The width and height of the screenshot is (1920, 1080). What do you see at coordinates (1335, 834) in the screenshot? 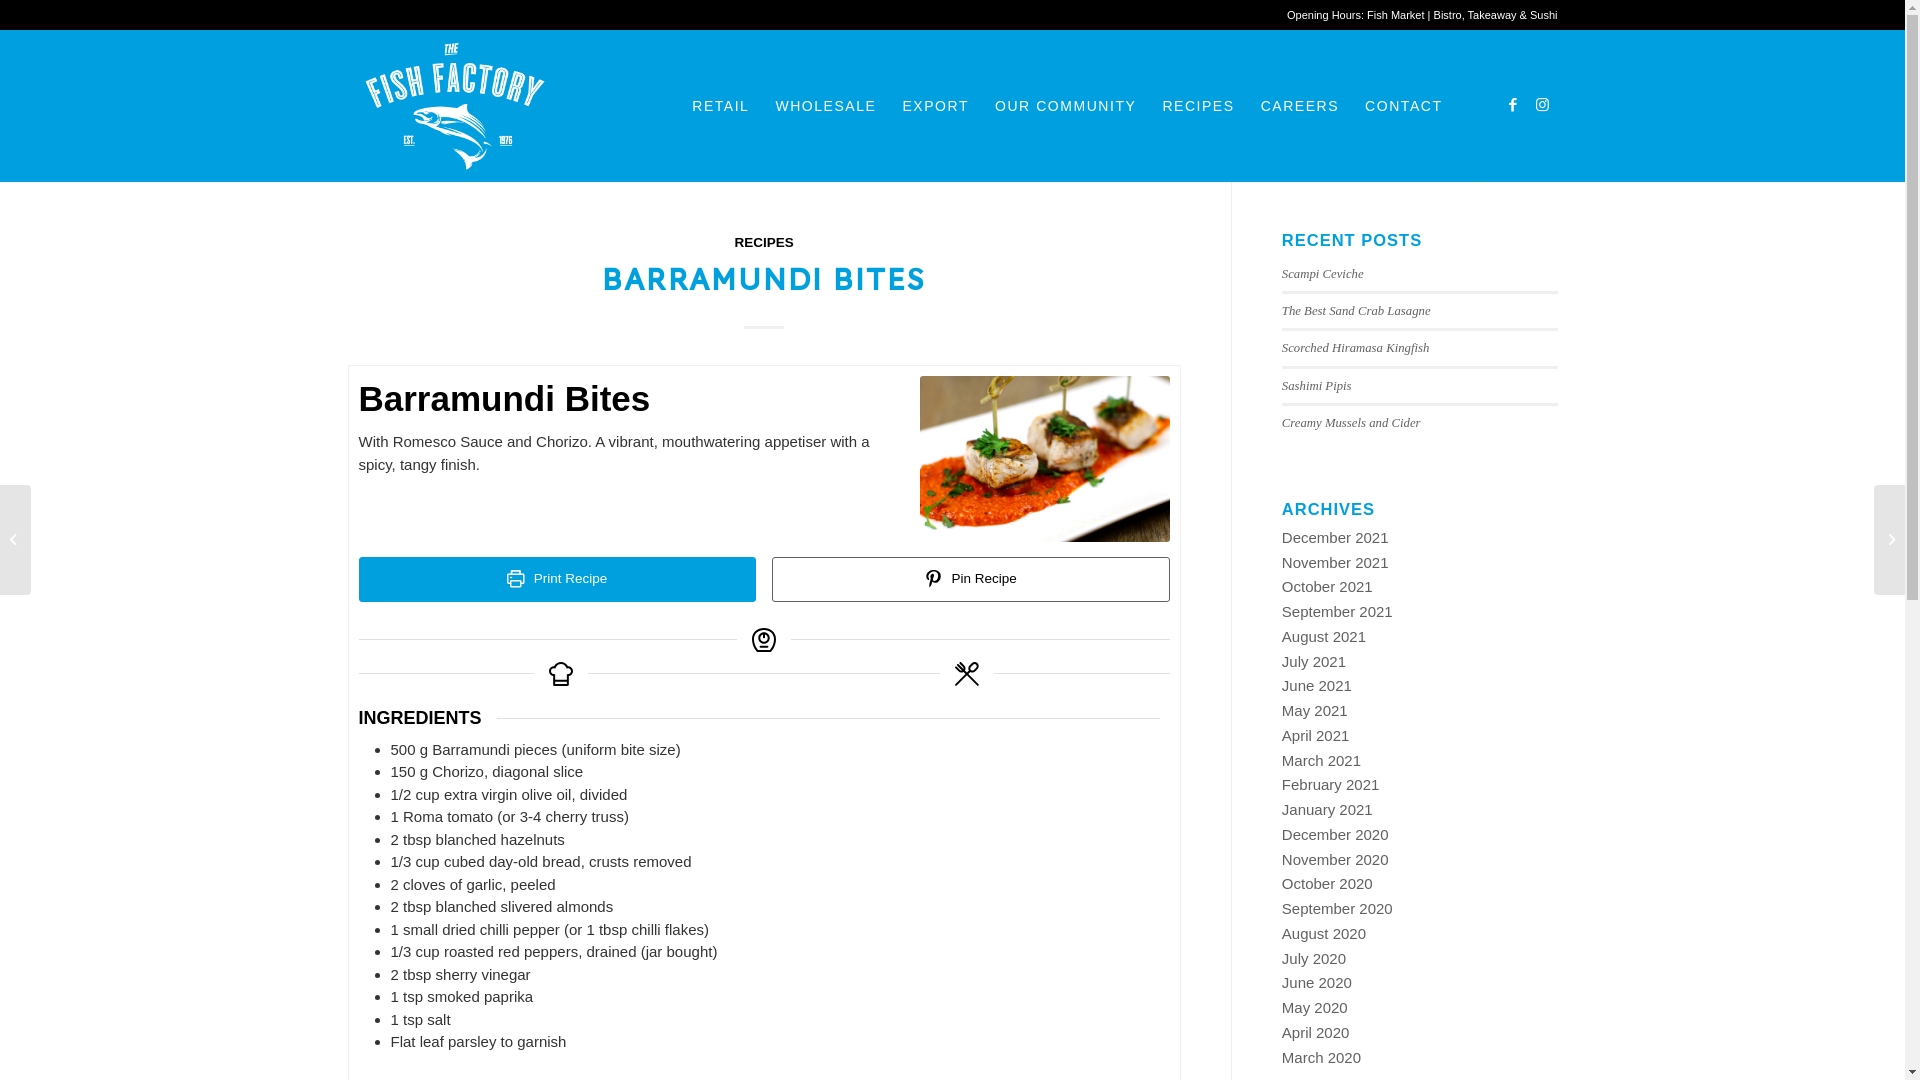
I see `'December 2020'` at bounding box center [1335, 834].